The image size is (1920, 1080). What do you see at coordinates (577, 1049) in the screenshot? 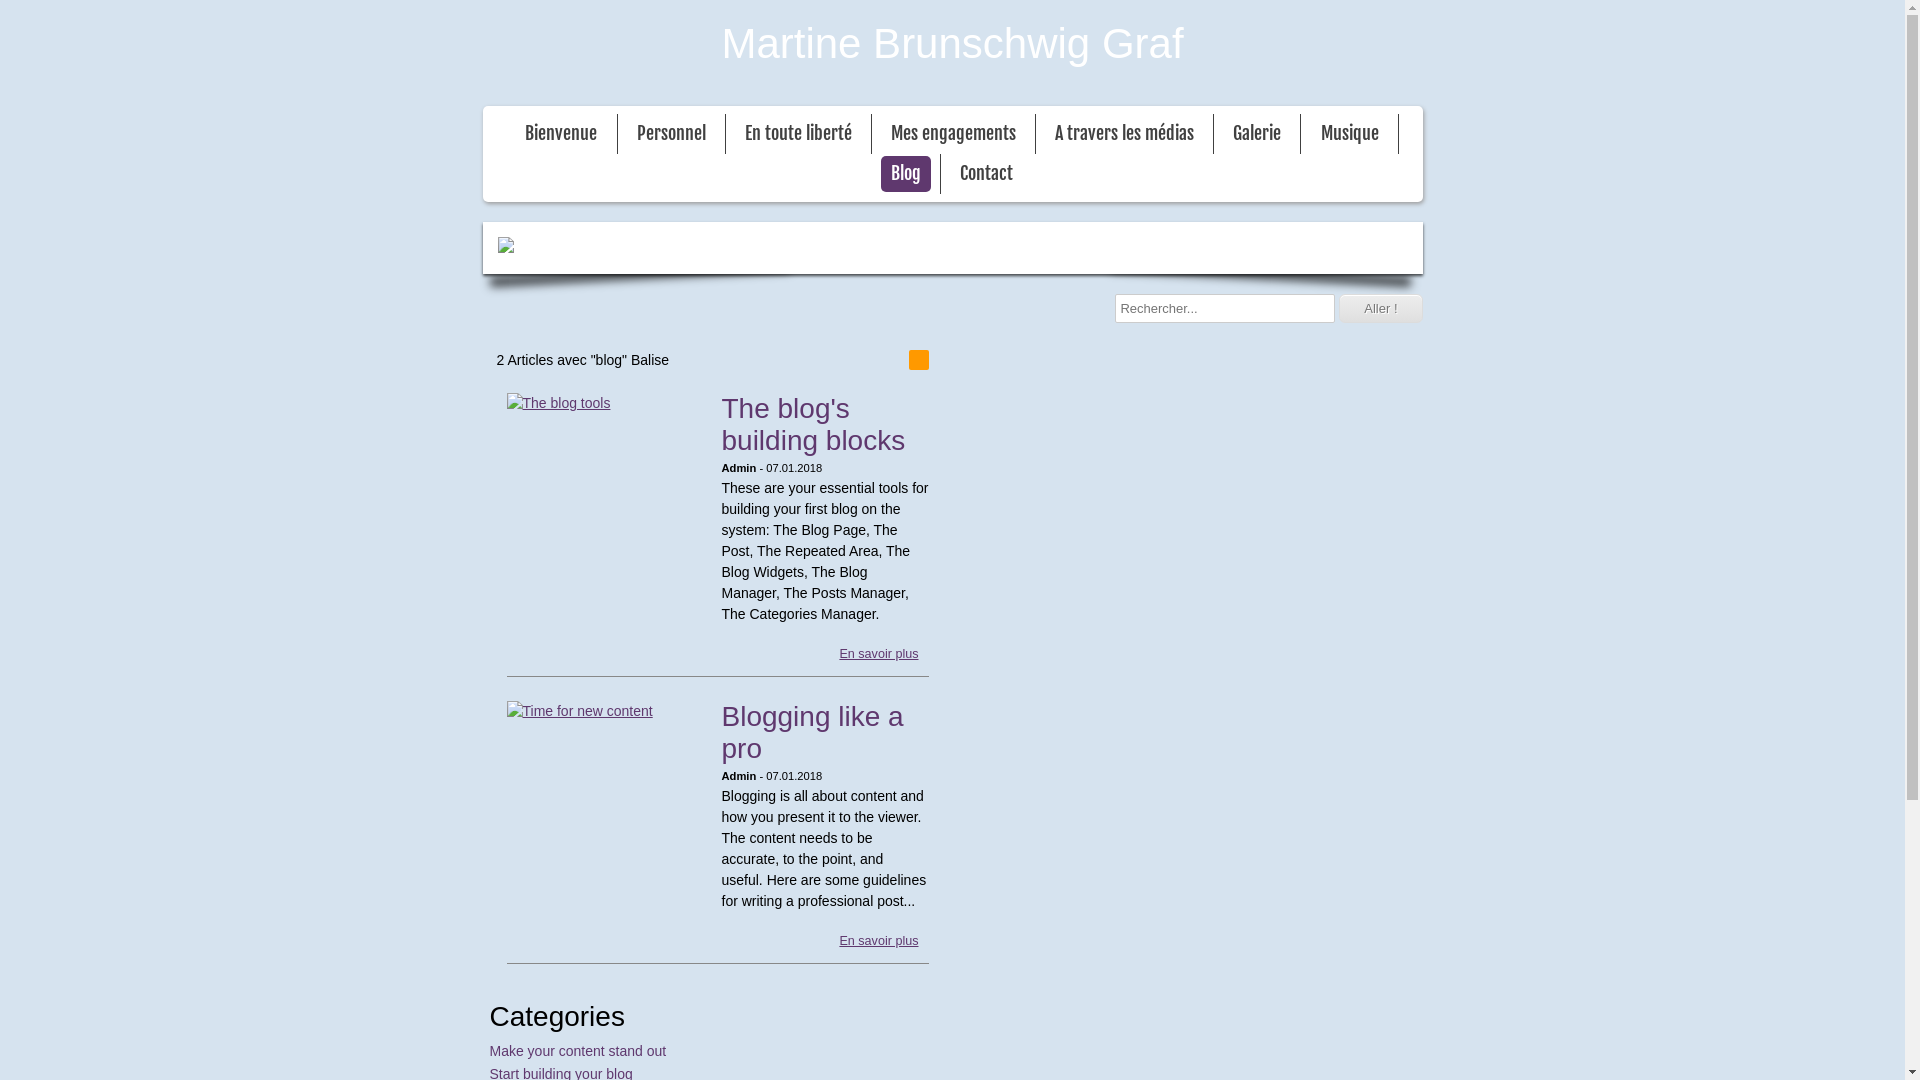
I see `'Make your content stand out'` at bounding box center [577, 1049].